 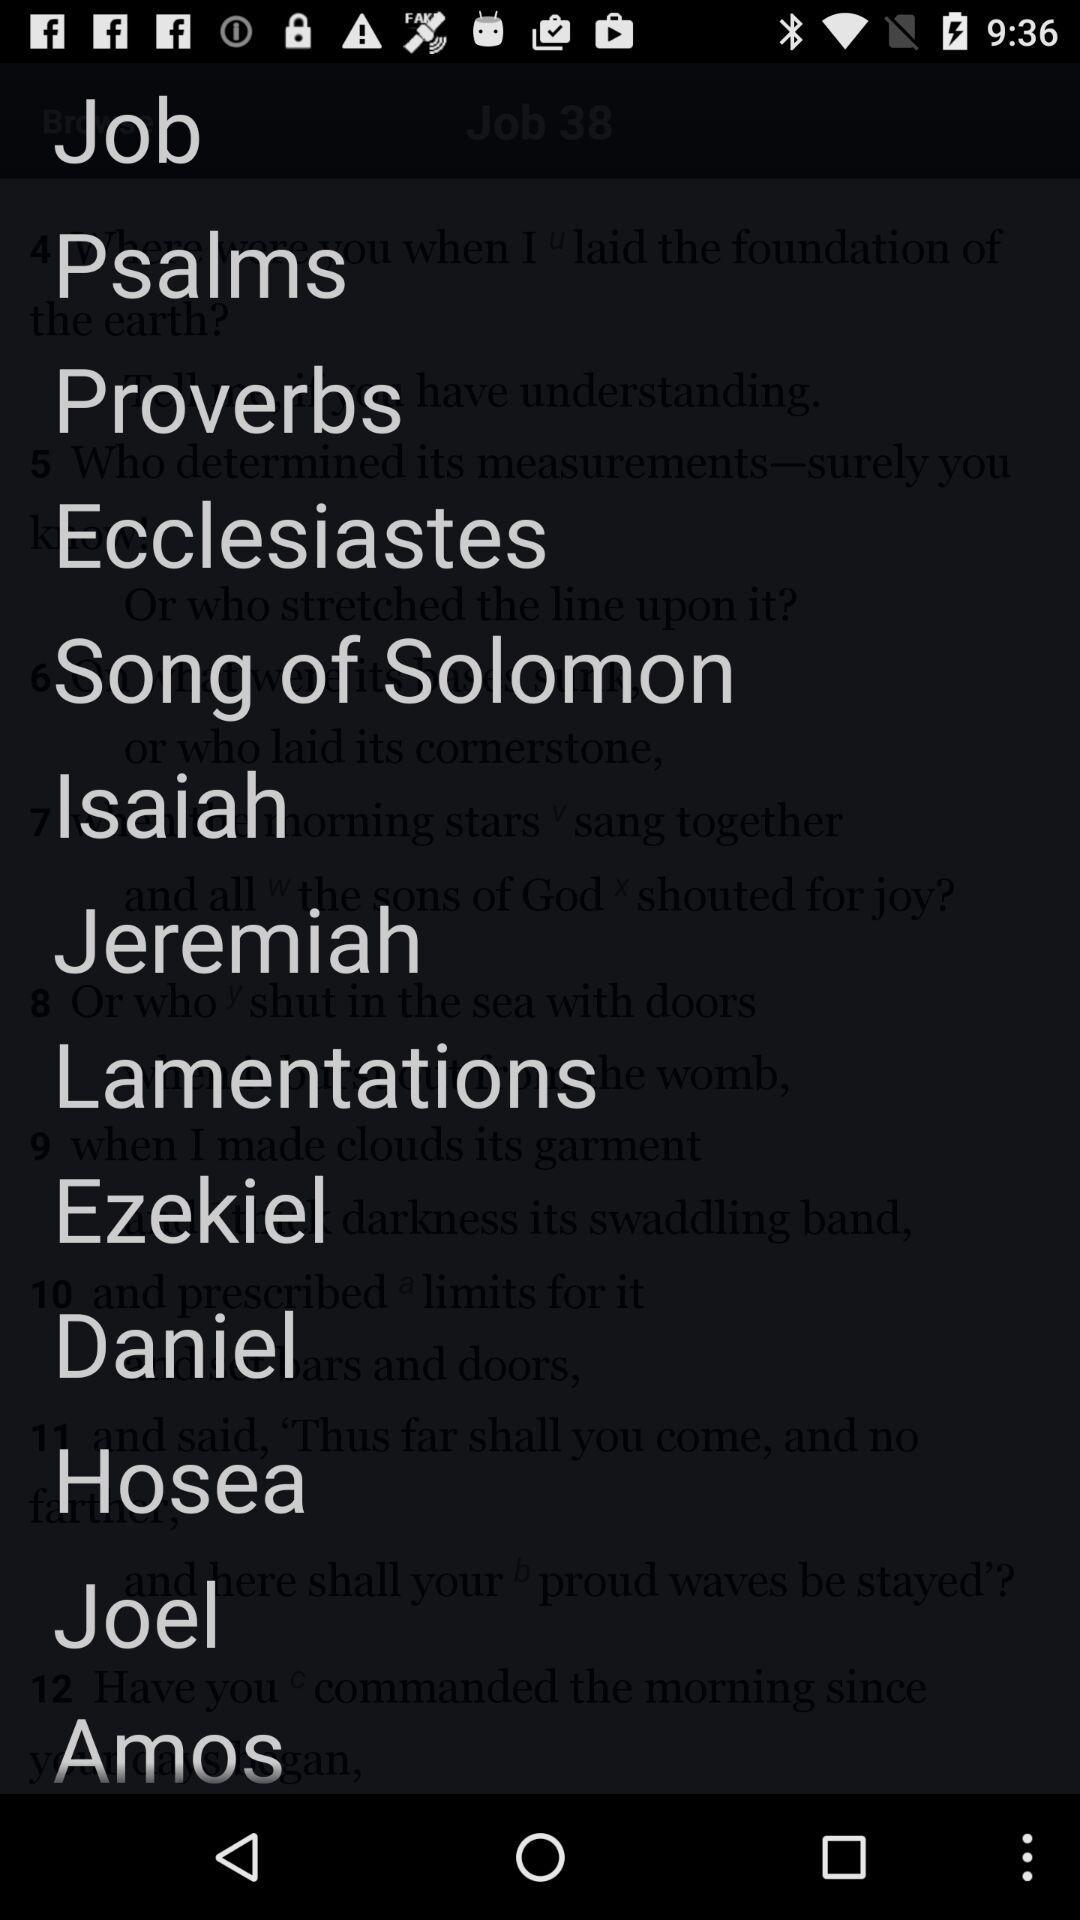 What do you see at coordinates (299, 1071) in the screenshot?
I see `lamentations item` at bounding box center [299, 1071].